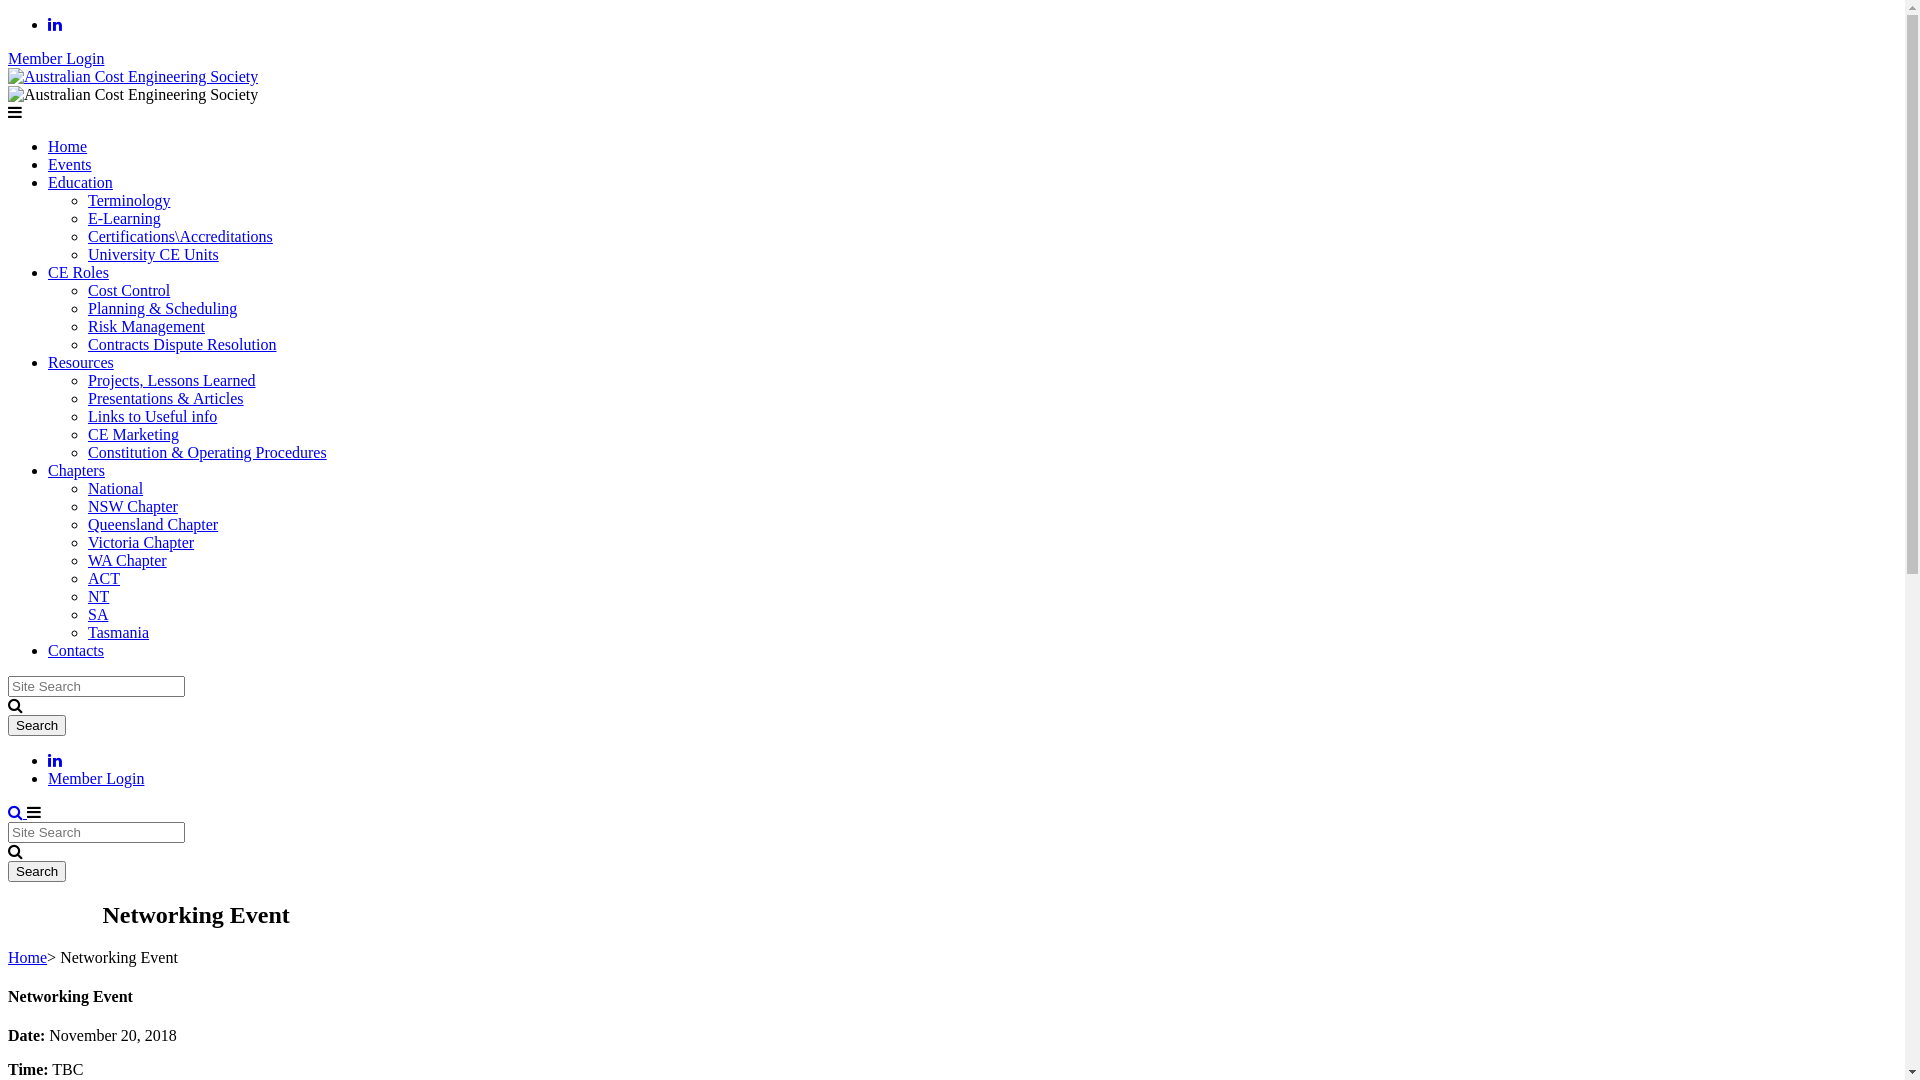 The width and height of the screenshot is (1920, 1080). What do you see at coordinates (96, 613) in the screenshot?
I see `'SA'` at bounding box center [96, 613].